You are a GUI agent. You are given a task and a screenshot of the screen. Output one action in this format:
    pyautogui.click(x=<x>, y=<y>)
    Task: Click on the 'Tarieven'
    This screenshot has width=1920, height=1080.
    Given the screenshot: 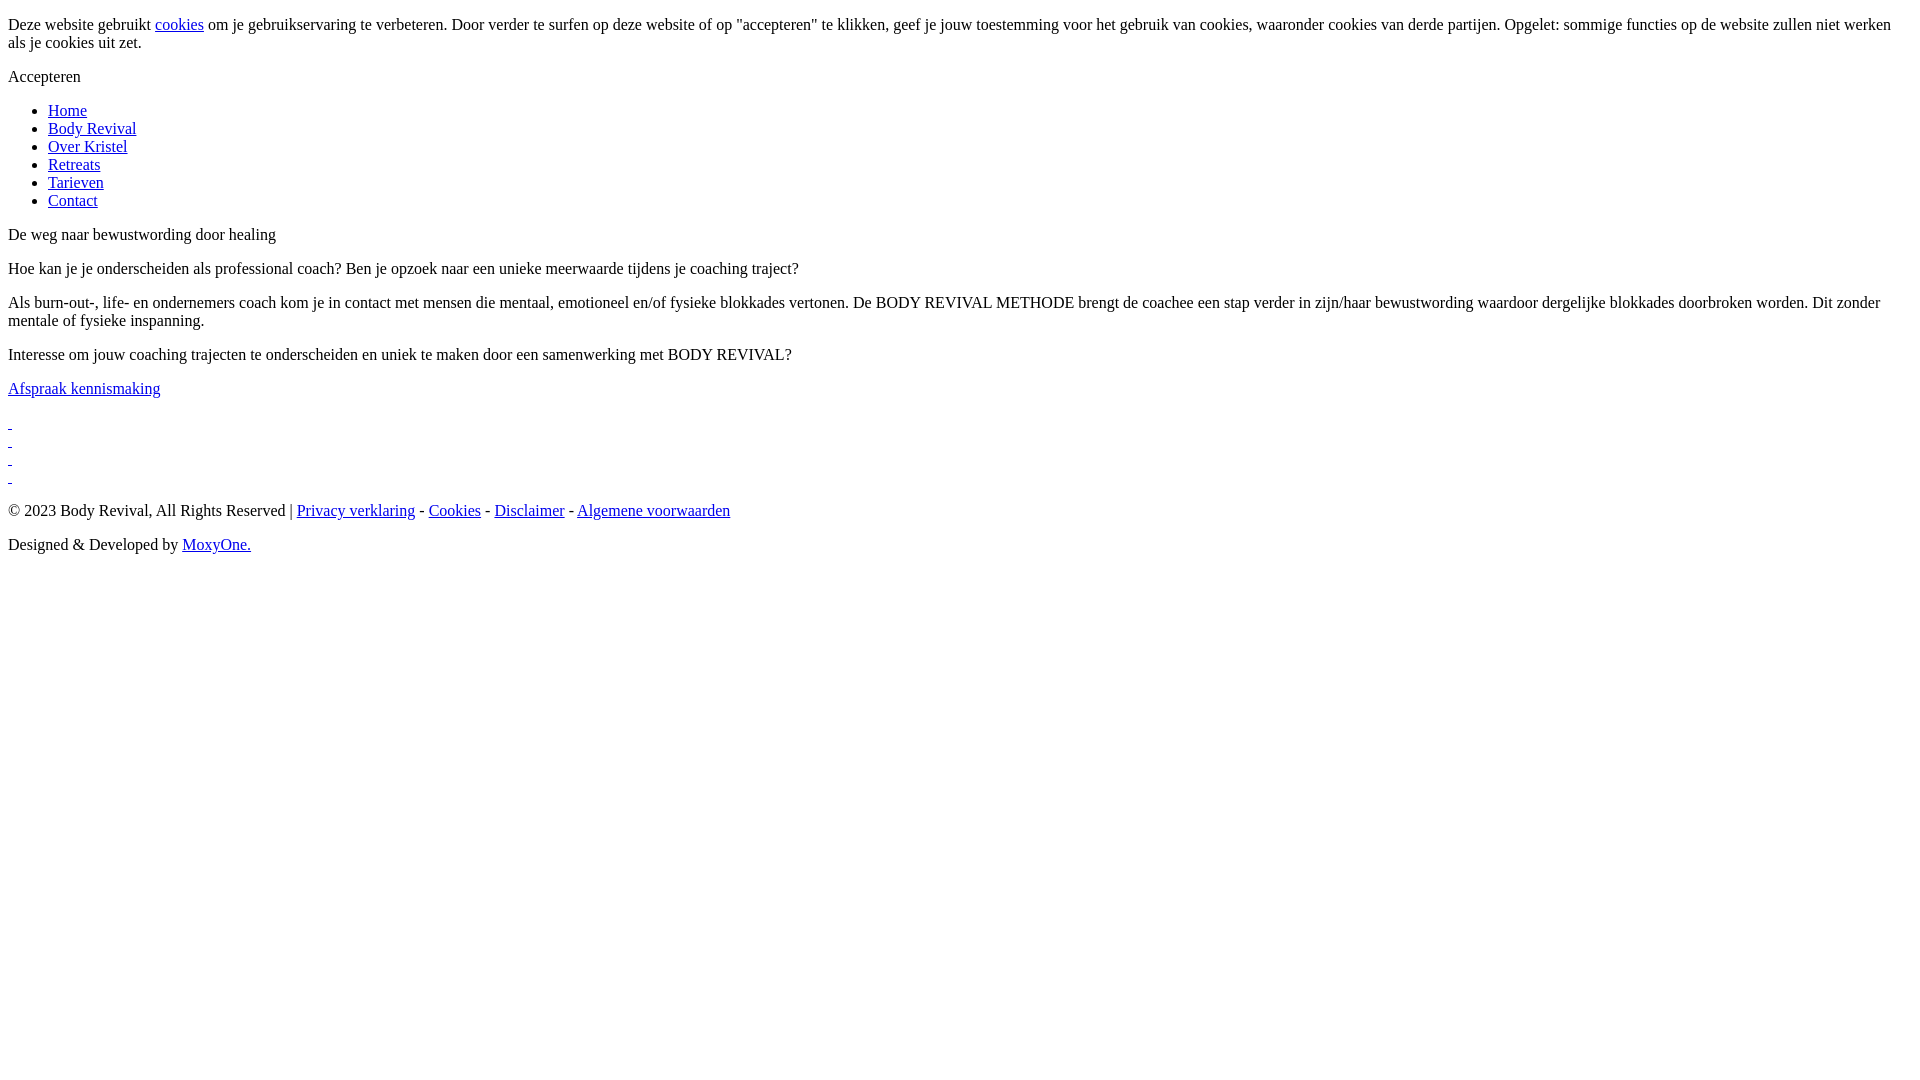 What is the action you would take?
    pyautogui.click(x=48, y=182)
    